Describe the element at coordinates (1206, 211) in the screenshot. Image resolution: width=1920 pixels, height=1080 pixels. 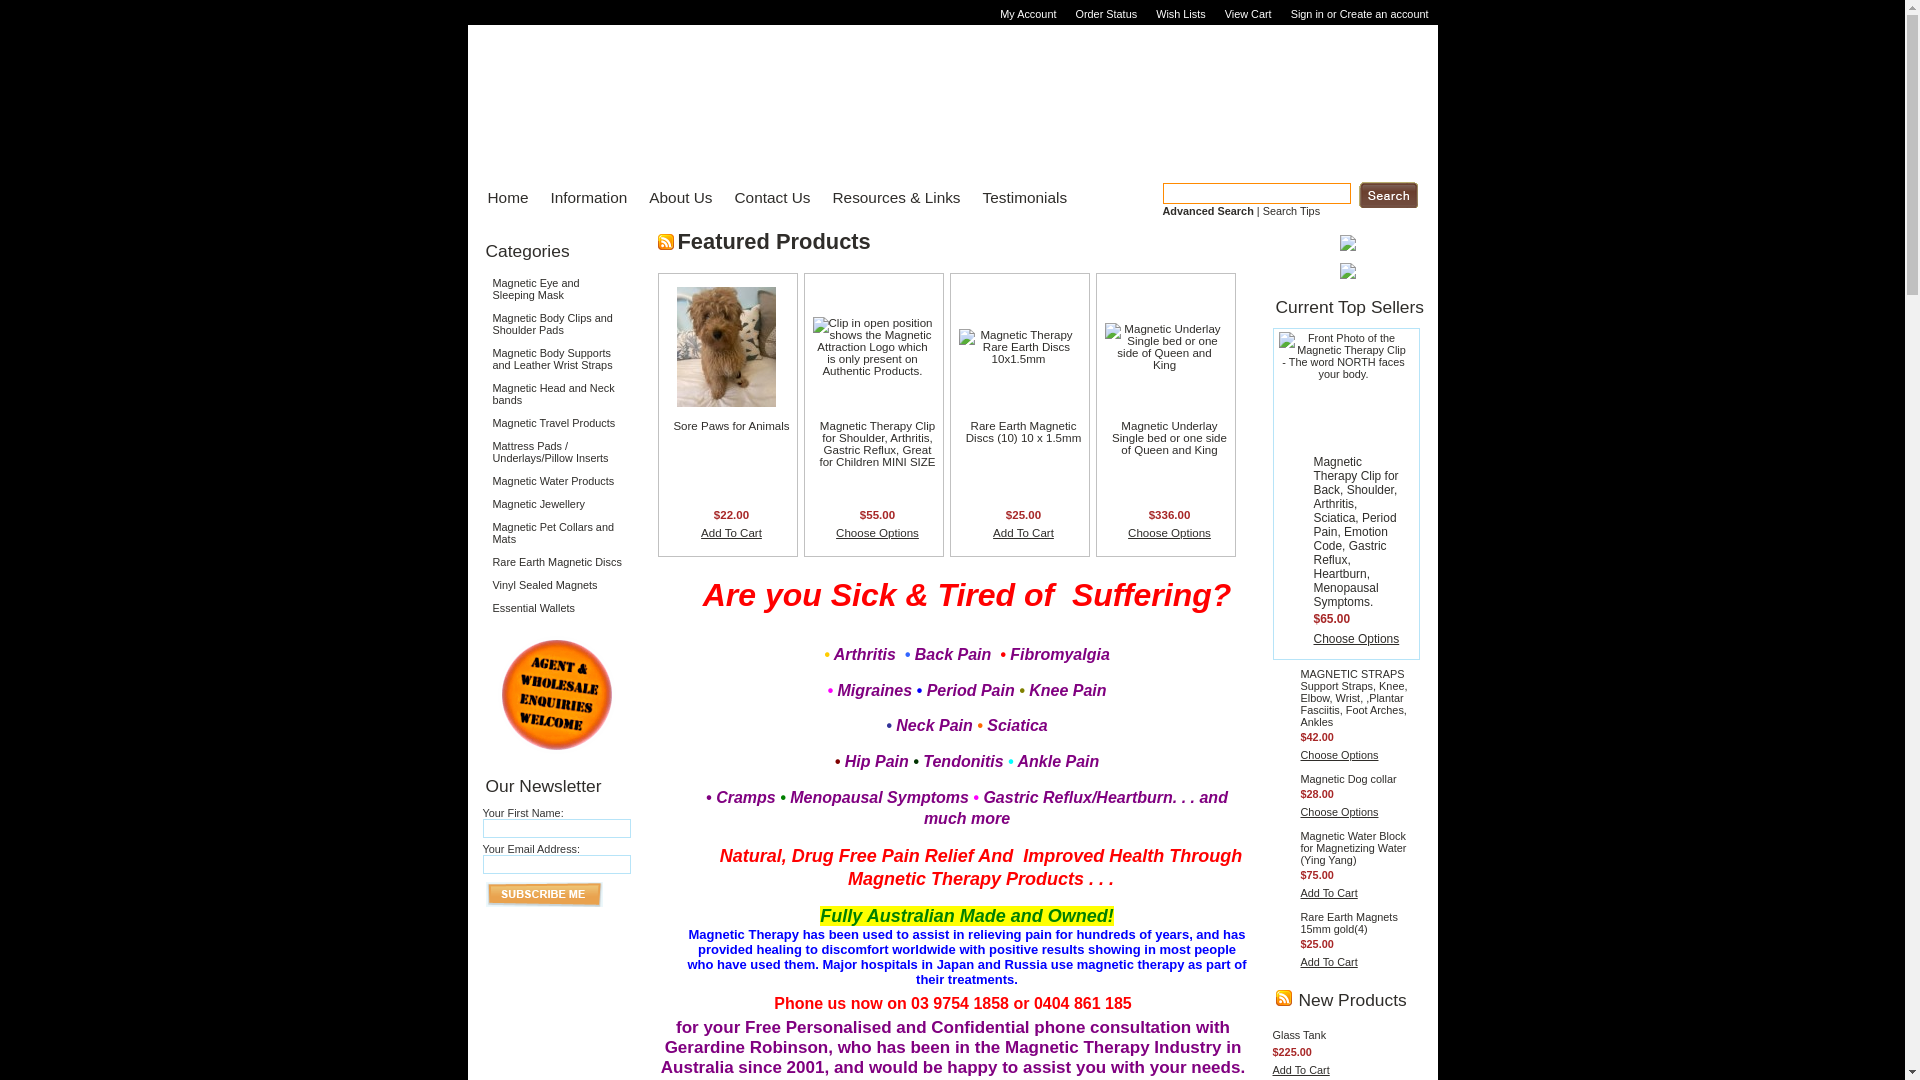
I see `'Advanced Search'` at that location.